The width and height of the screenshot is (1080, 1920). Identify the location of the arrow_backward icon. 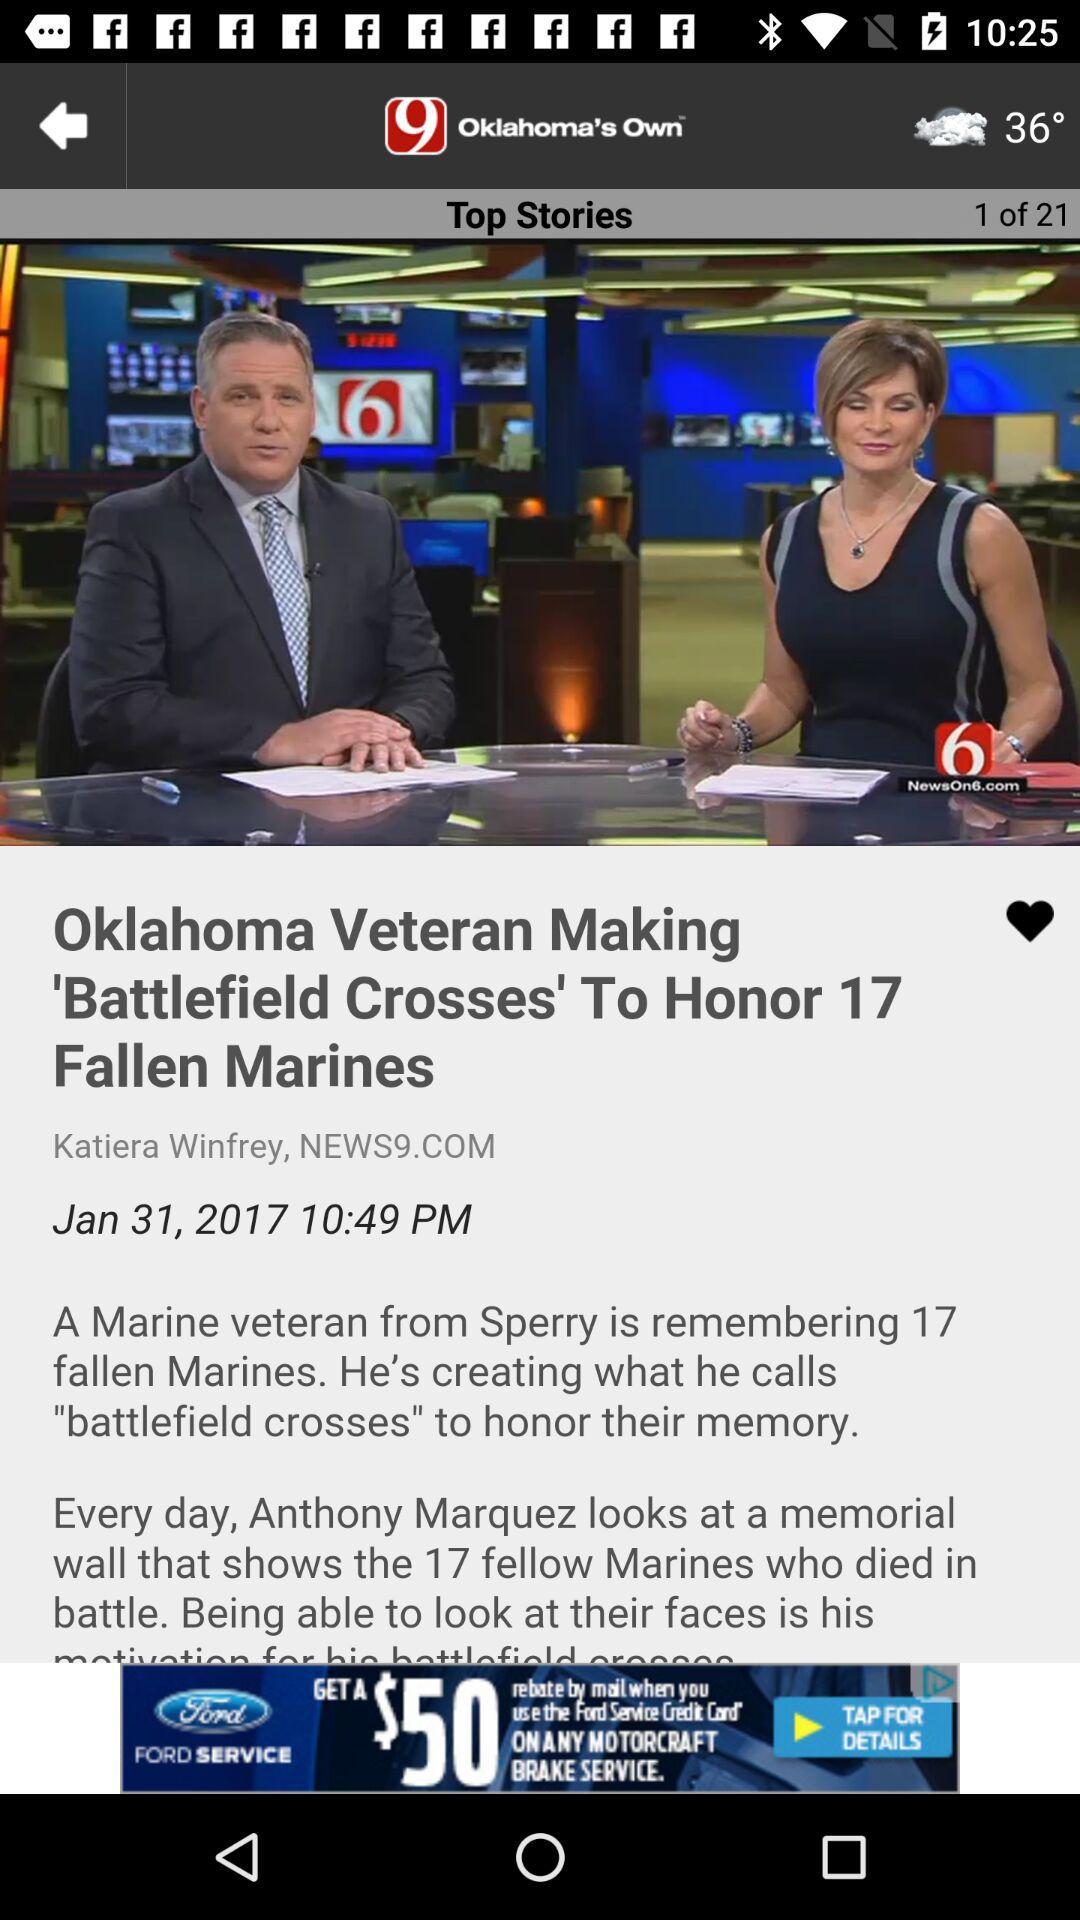
(61, 124).